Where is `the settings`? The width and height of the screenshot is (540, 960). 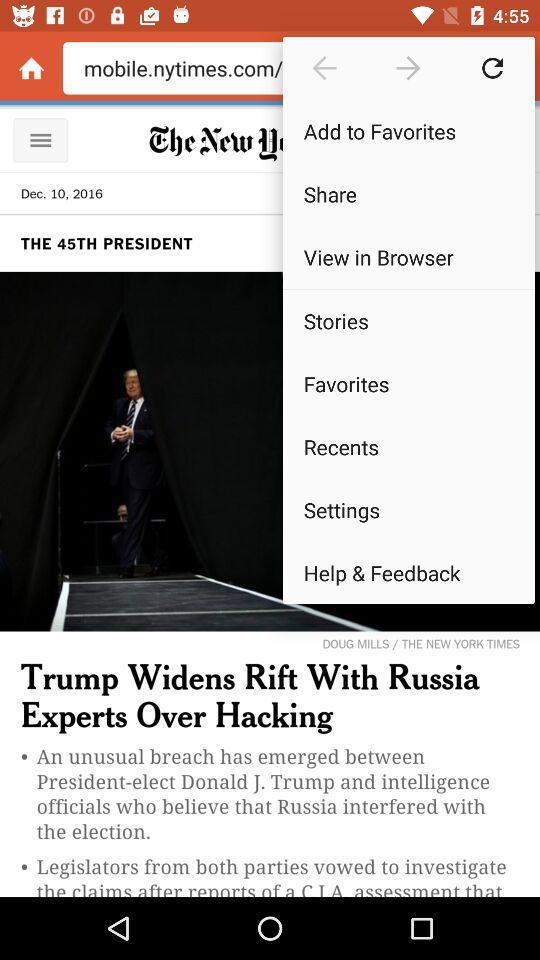 the settings is located at coordinates (407, 508).